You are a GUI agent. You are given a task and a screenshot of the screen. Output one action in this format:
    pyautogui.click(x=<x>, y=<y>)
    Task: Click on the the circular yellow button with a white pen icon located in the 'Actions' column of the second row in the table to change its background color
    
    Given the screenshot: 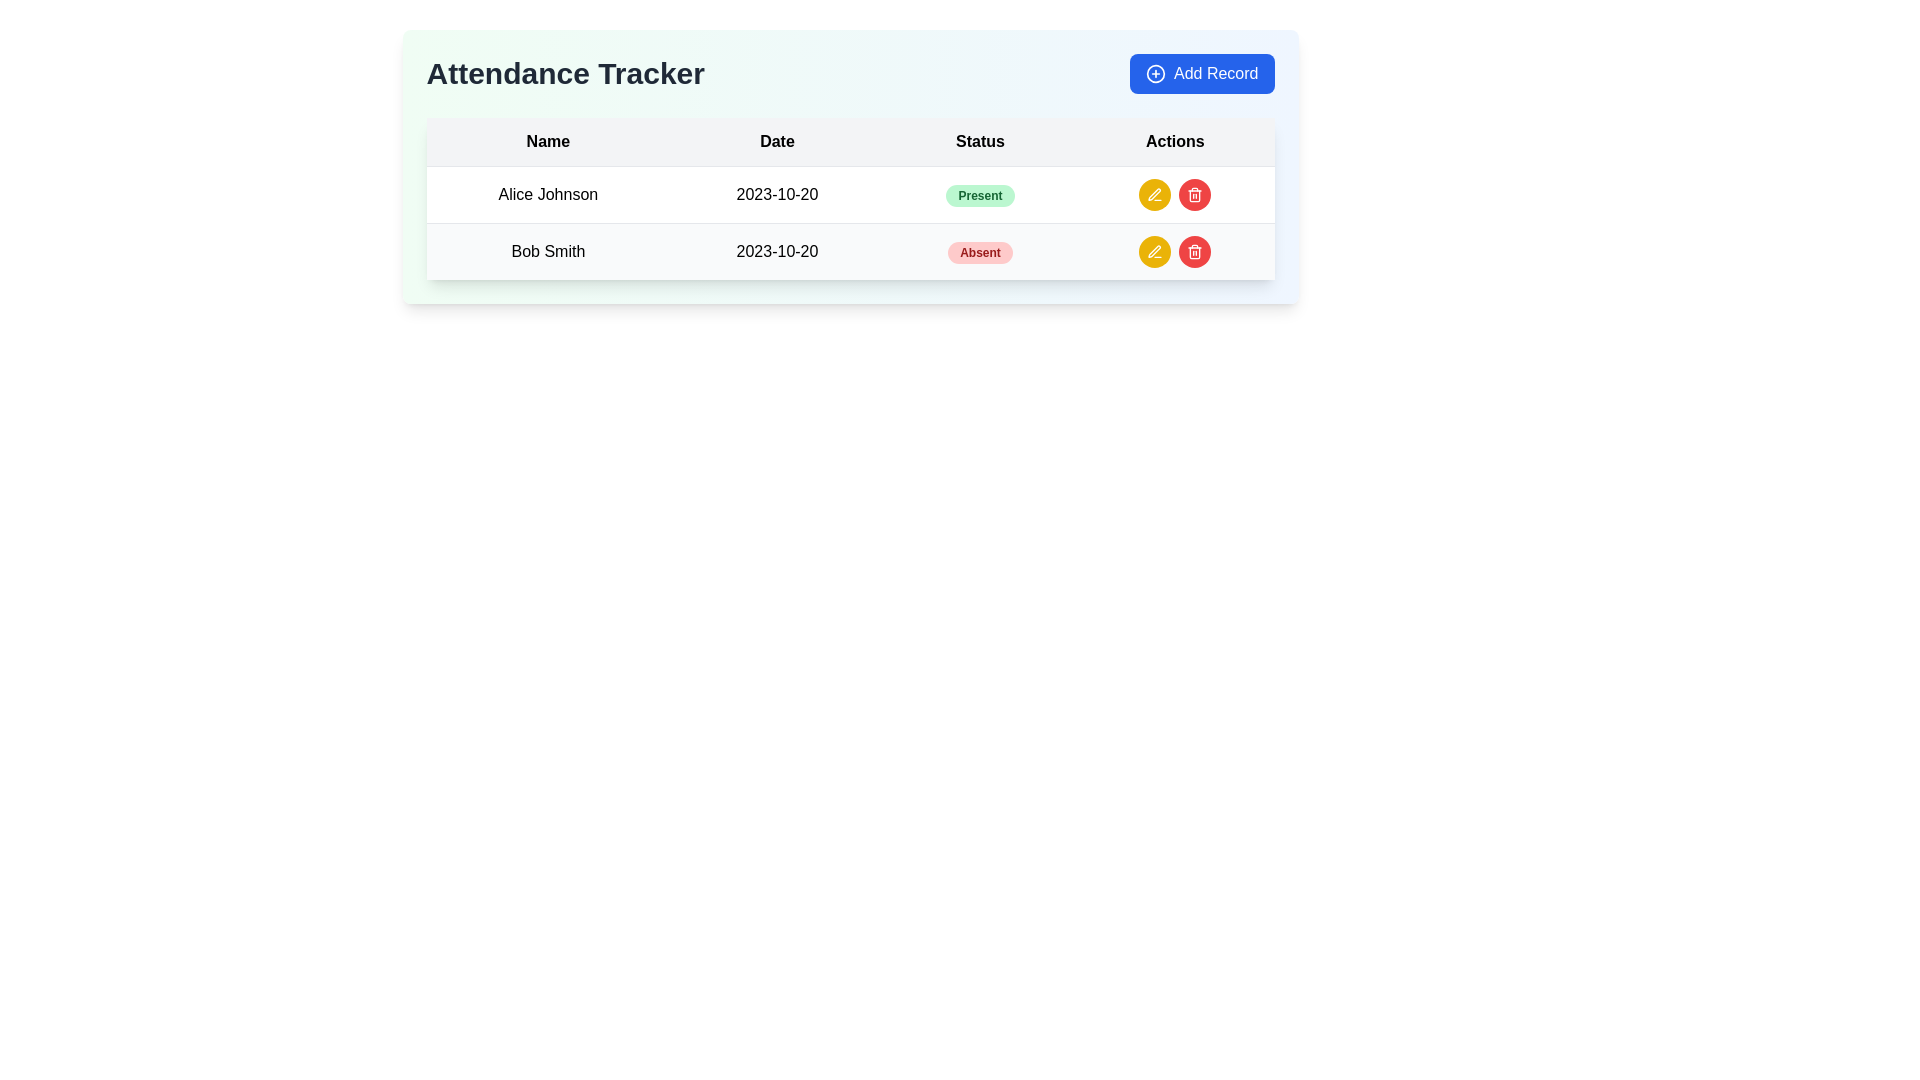 What is the action you would take?
    pyautogui.click(x=1155, y=250)
    